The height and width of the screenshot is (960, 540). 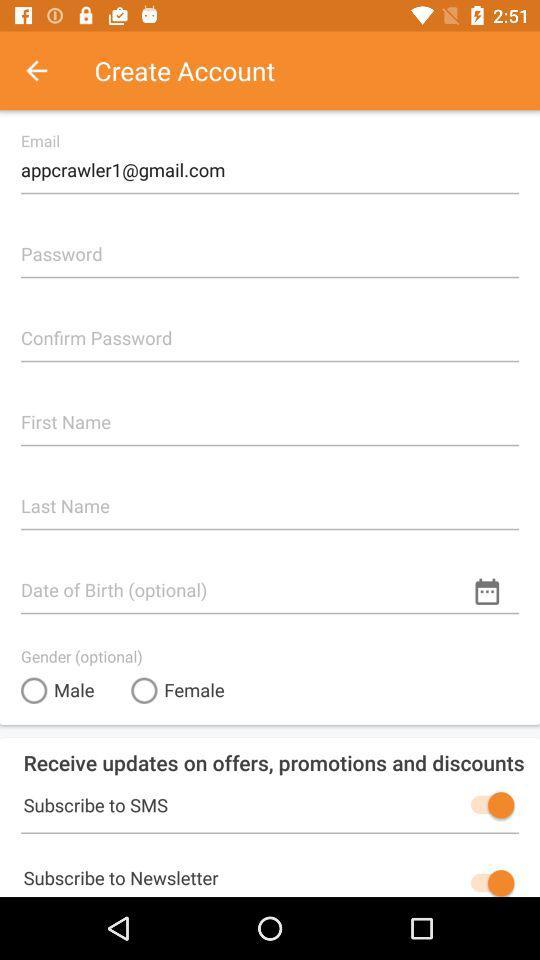 What do you see at coordinates (270, 581) in the screenshot?
I see `type in date of birth in this box` at bounding box center [270, 581].